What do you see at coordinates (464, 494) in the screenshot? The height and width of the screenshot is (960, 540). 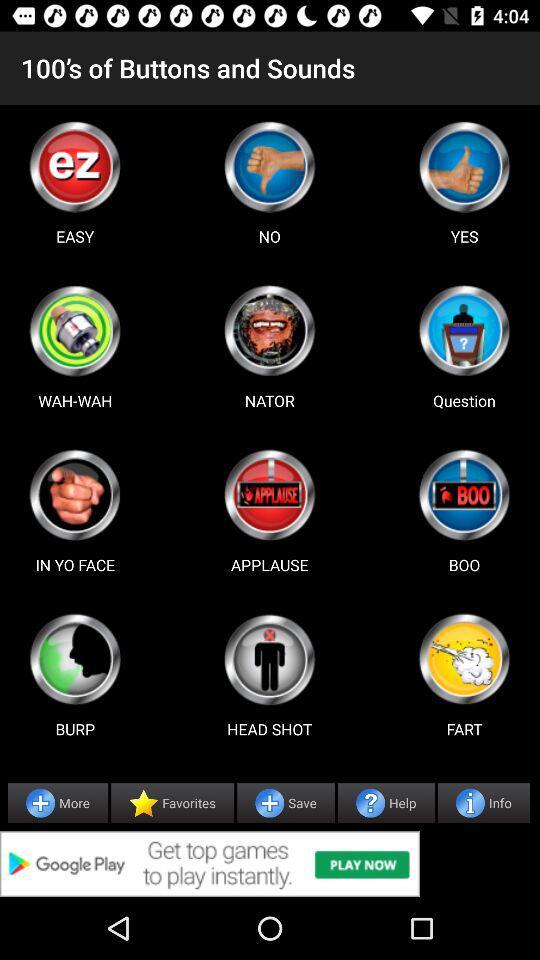 I see `advertisement page` at bounding box center [464, 494].